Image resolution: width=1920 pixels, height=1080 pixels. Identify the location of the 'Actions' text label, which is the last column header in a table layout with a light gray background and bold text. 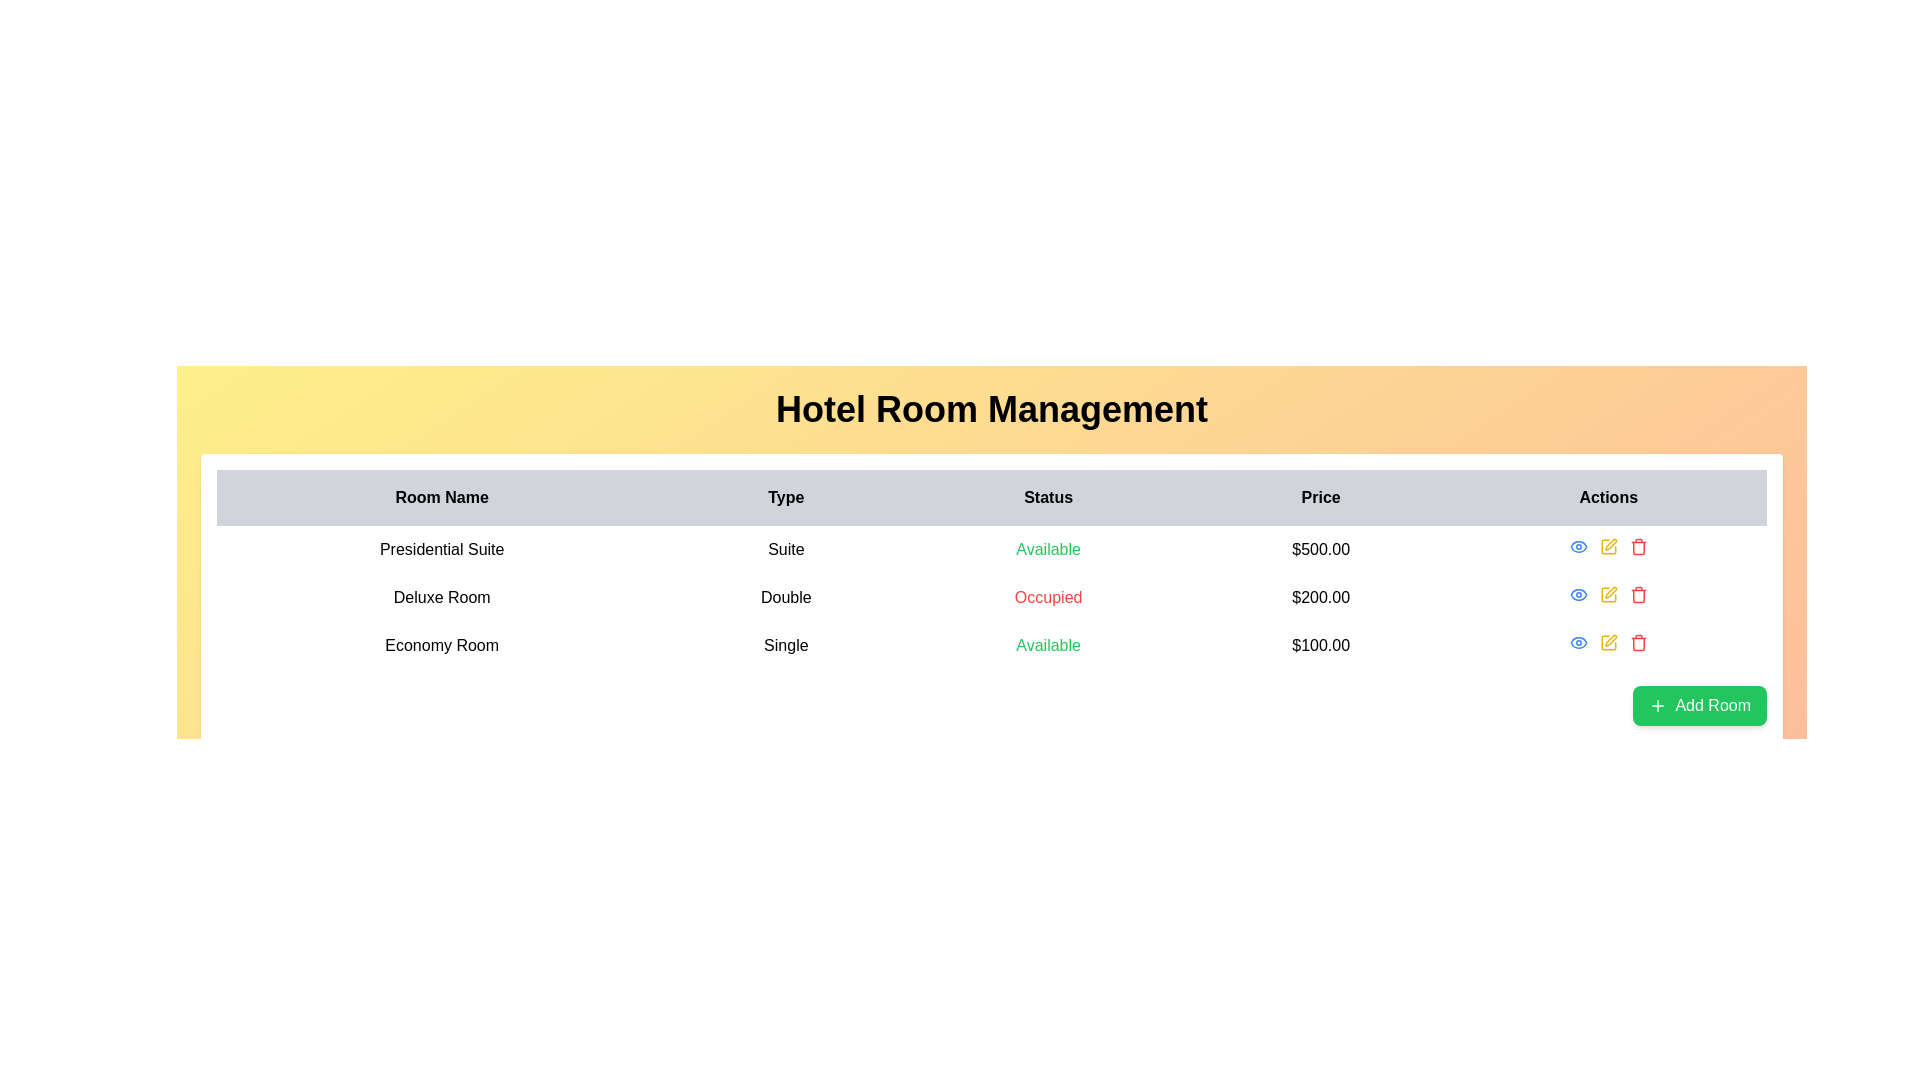
(1608, 496).